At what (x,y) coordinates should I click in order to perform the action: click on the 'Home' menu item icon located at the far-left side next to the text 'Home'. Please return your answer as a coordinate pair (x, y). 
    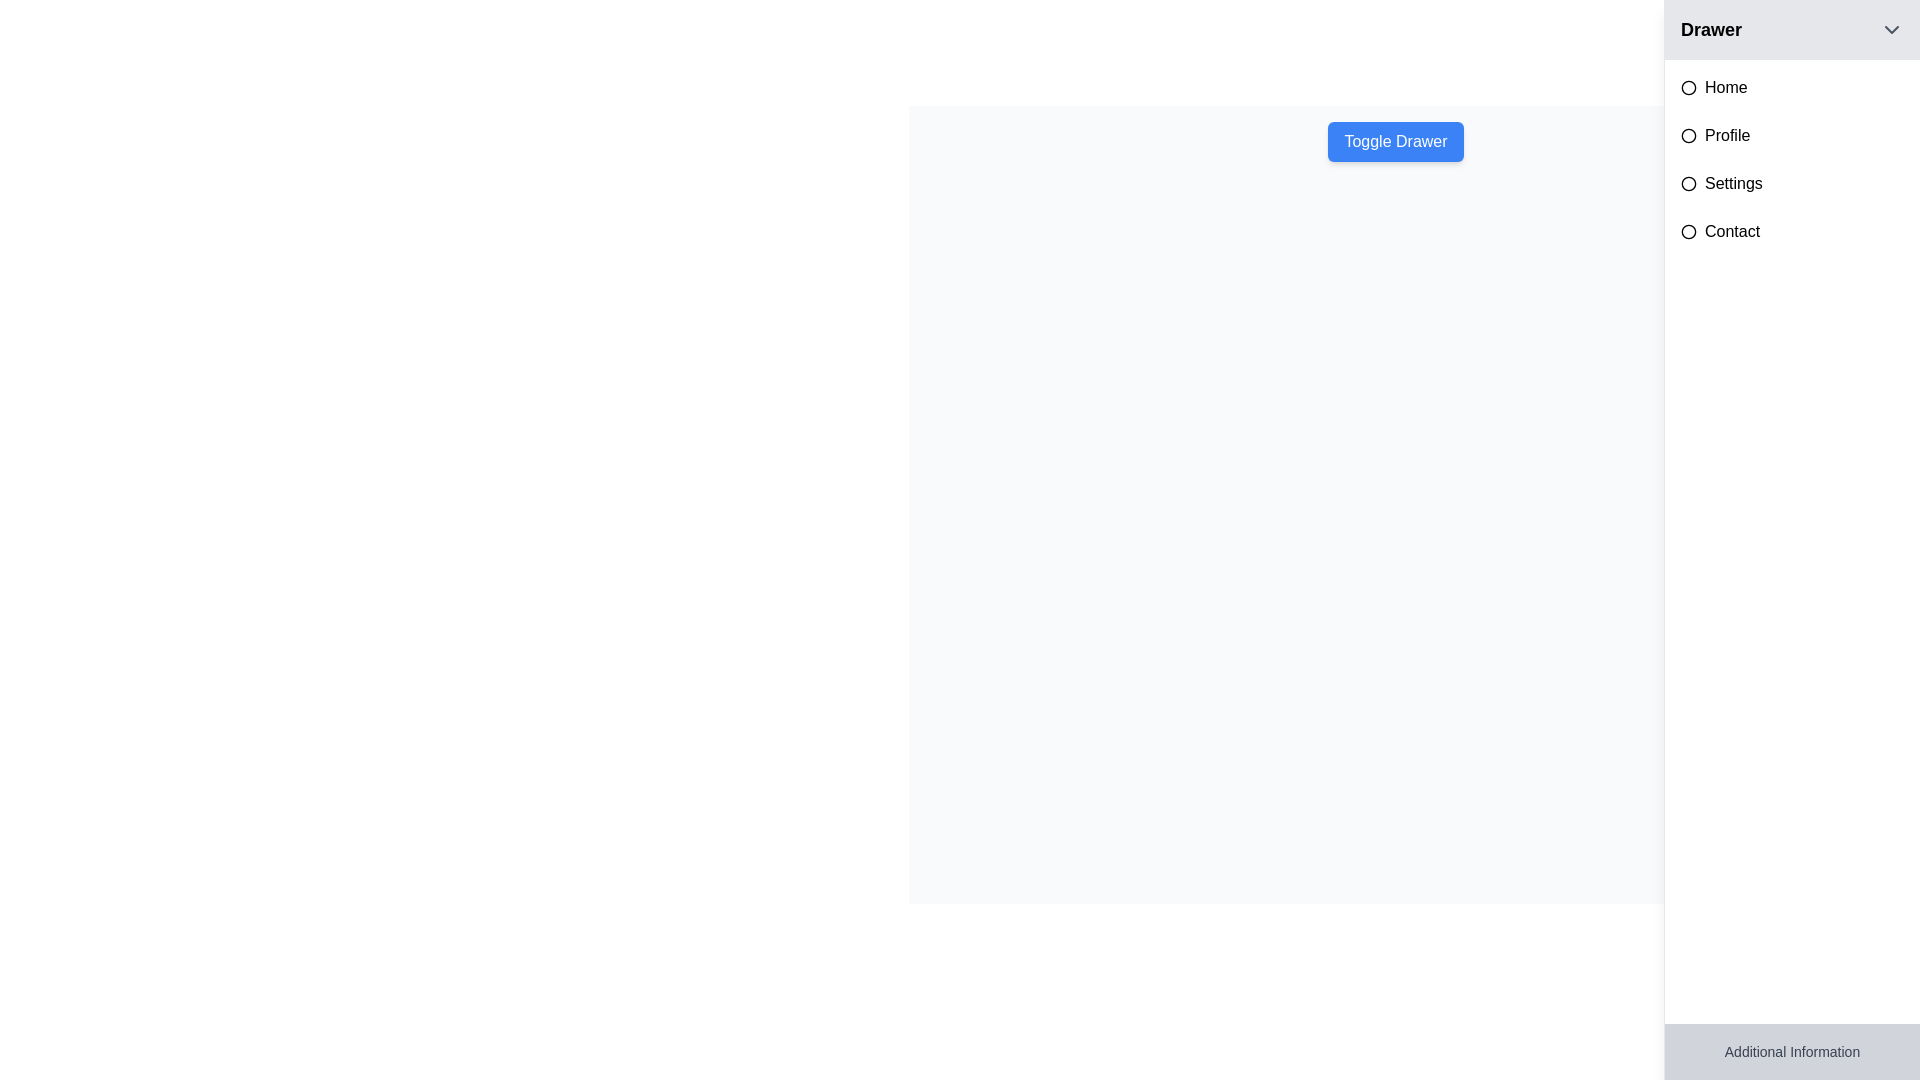
    Looking at the image, I should click on (1688, 87).